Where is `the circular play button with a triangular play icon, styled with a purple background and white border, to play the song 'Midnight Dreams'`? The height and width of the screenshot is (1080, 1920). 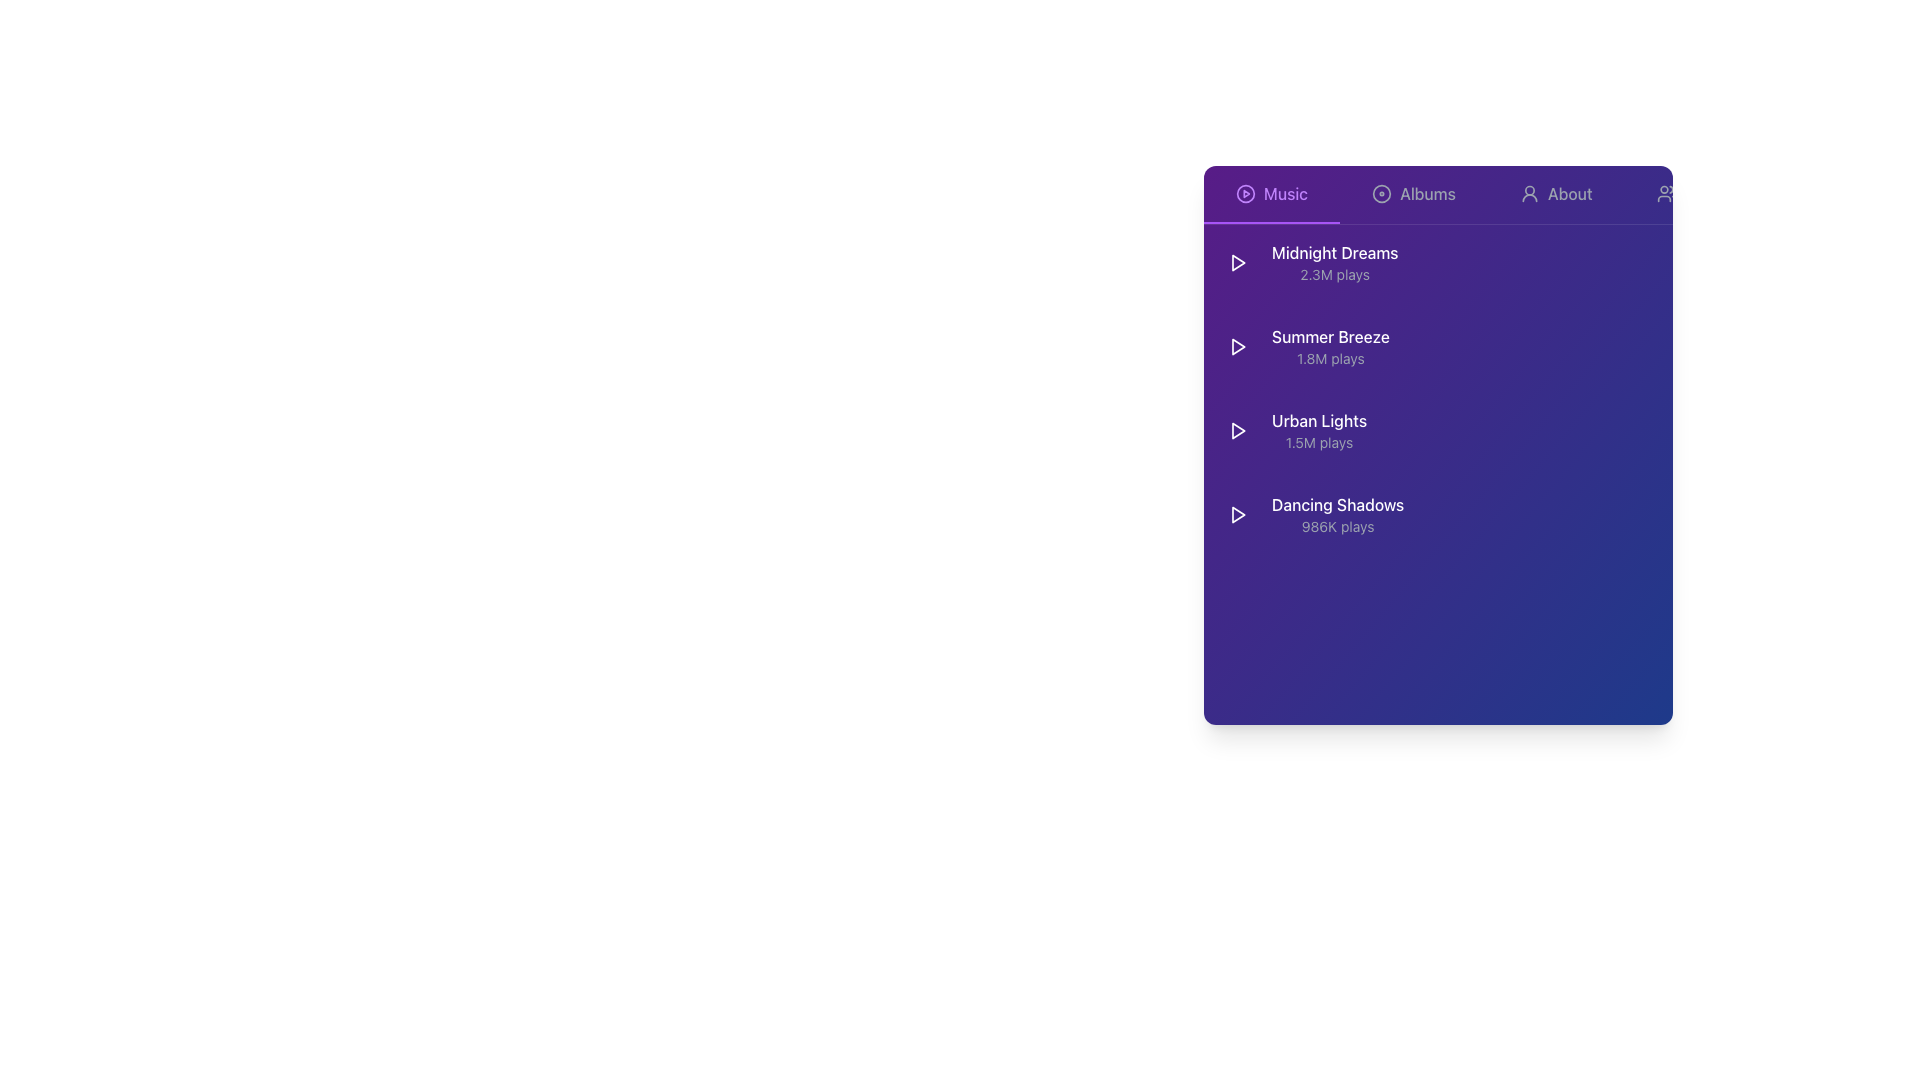 the circular play button with a triangular play icon, styled with a purple background and white border, to play the song 'Midnight Dreams' is located at coordinates (1237, 261).